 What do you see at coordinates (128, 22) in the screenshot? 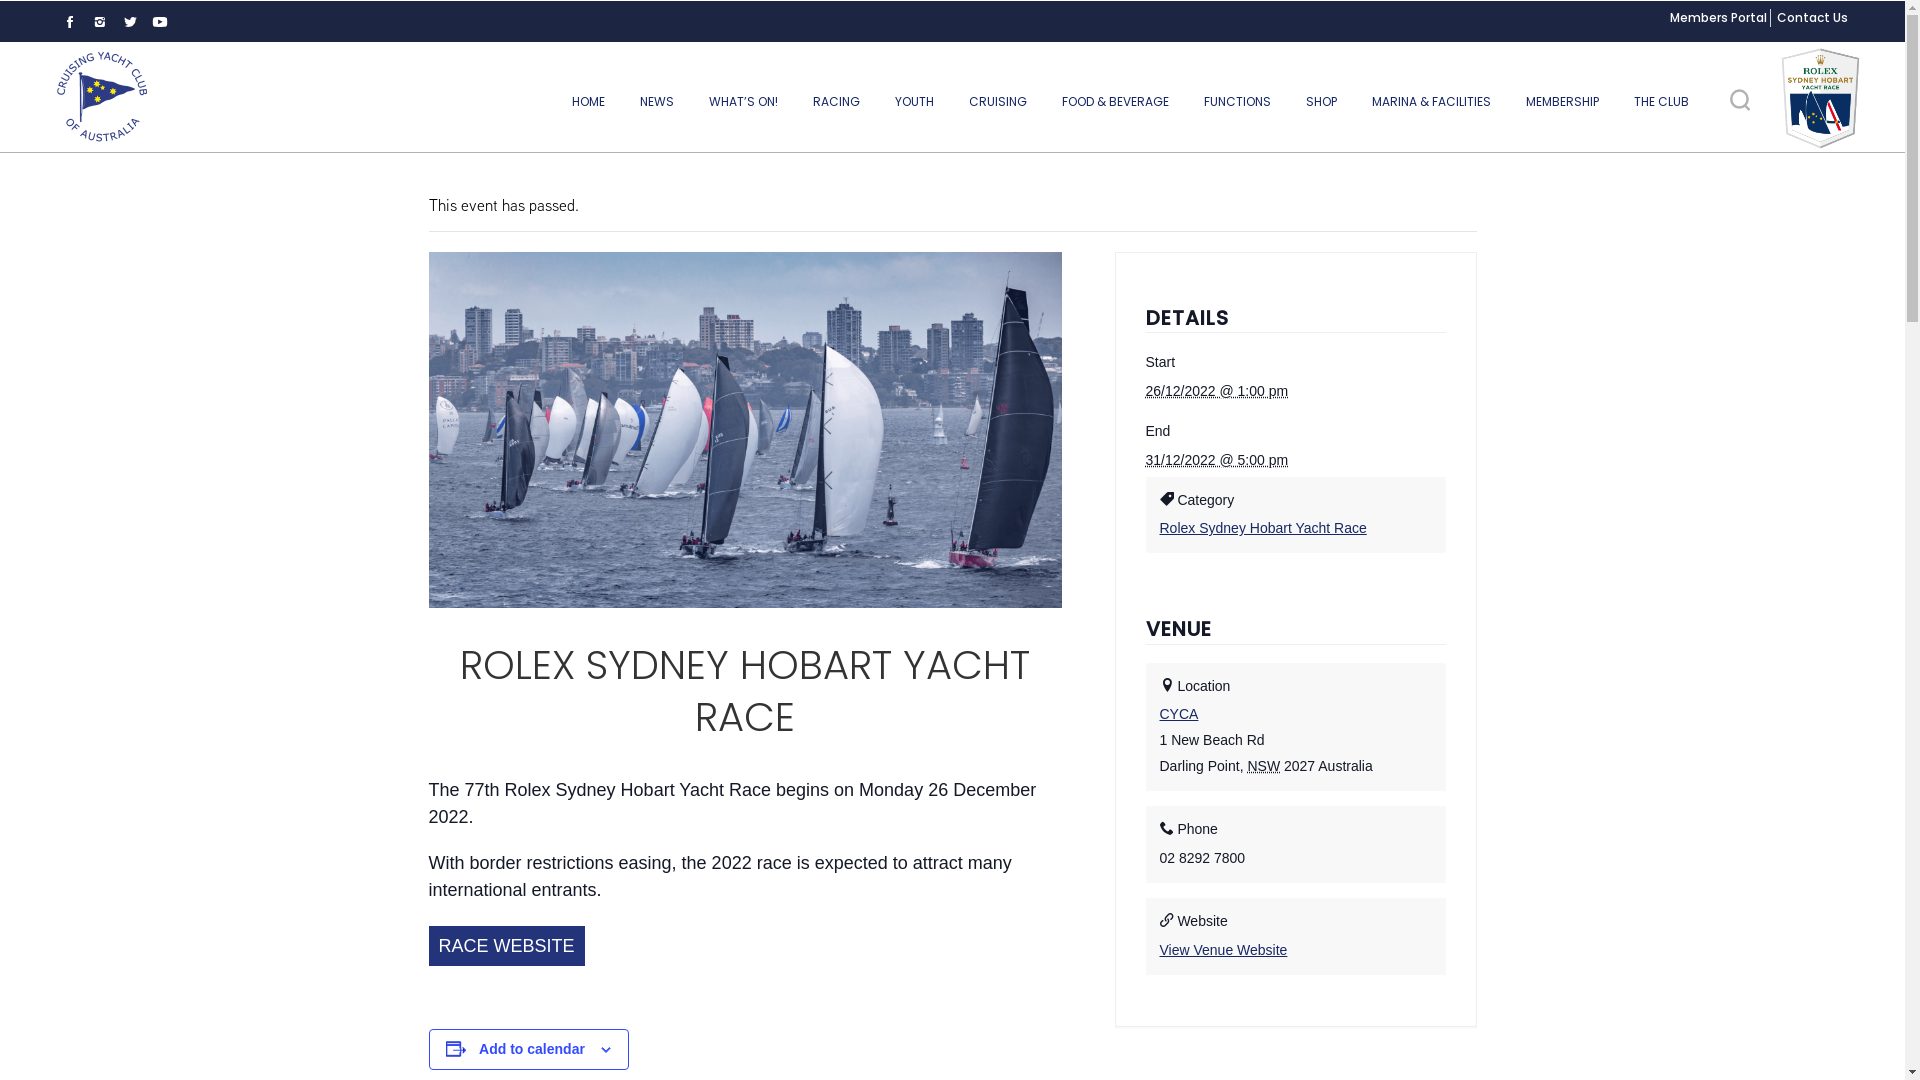
I see `'Visit our Twitter feed'` at bounding box center [128, 22].